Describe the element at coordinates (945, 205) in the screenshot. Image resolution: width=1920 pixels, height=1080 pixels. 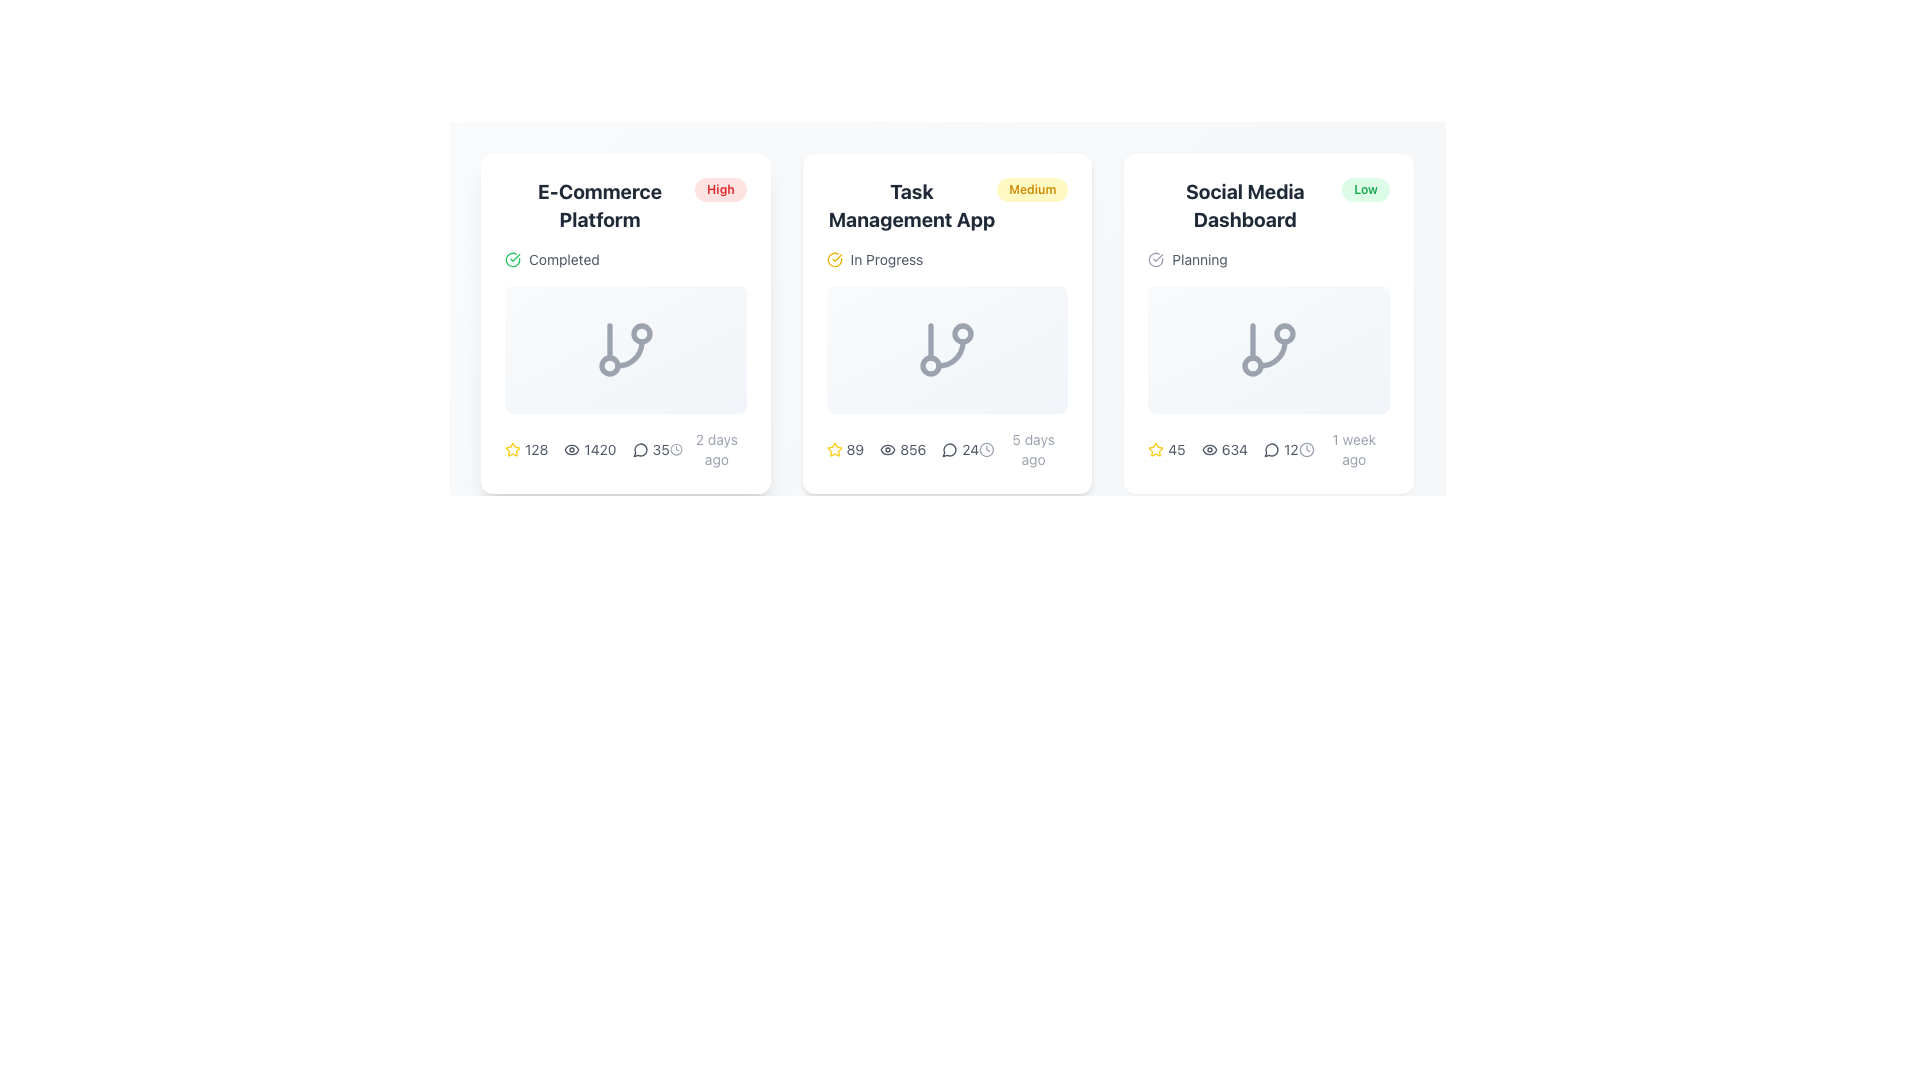
I see `the bold title 'Task Management App' to potentially open the task details` at that location.